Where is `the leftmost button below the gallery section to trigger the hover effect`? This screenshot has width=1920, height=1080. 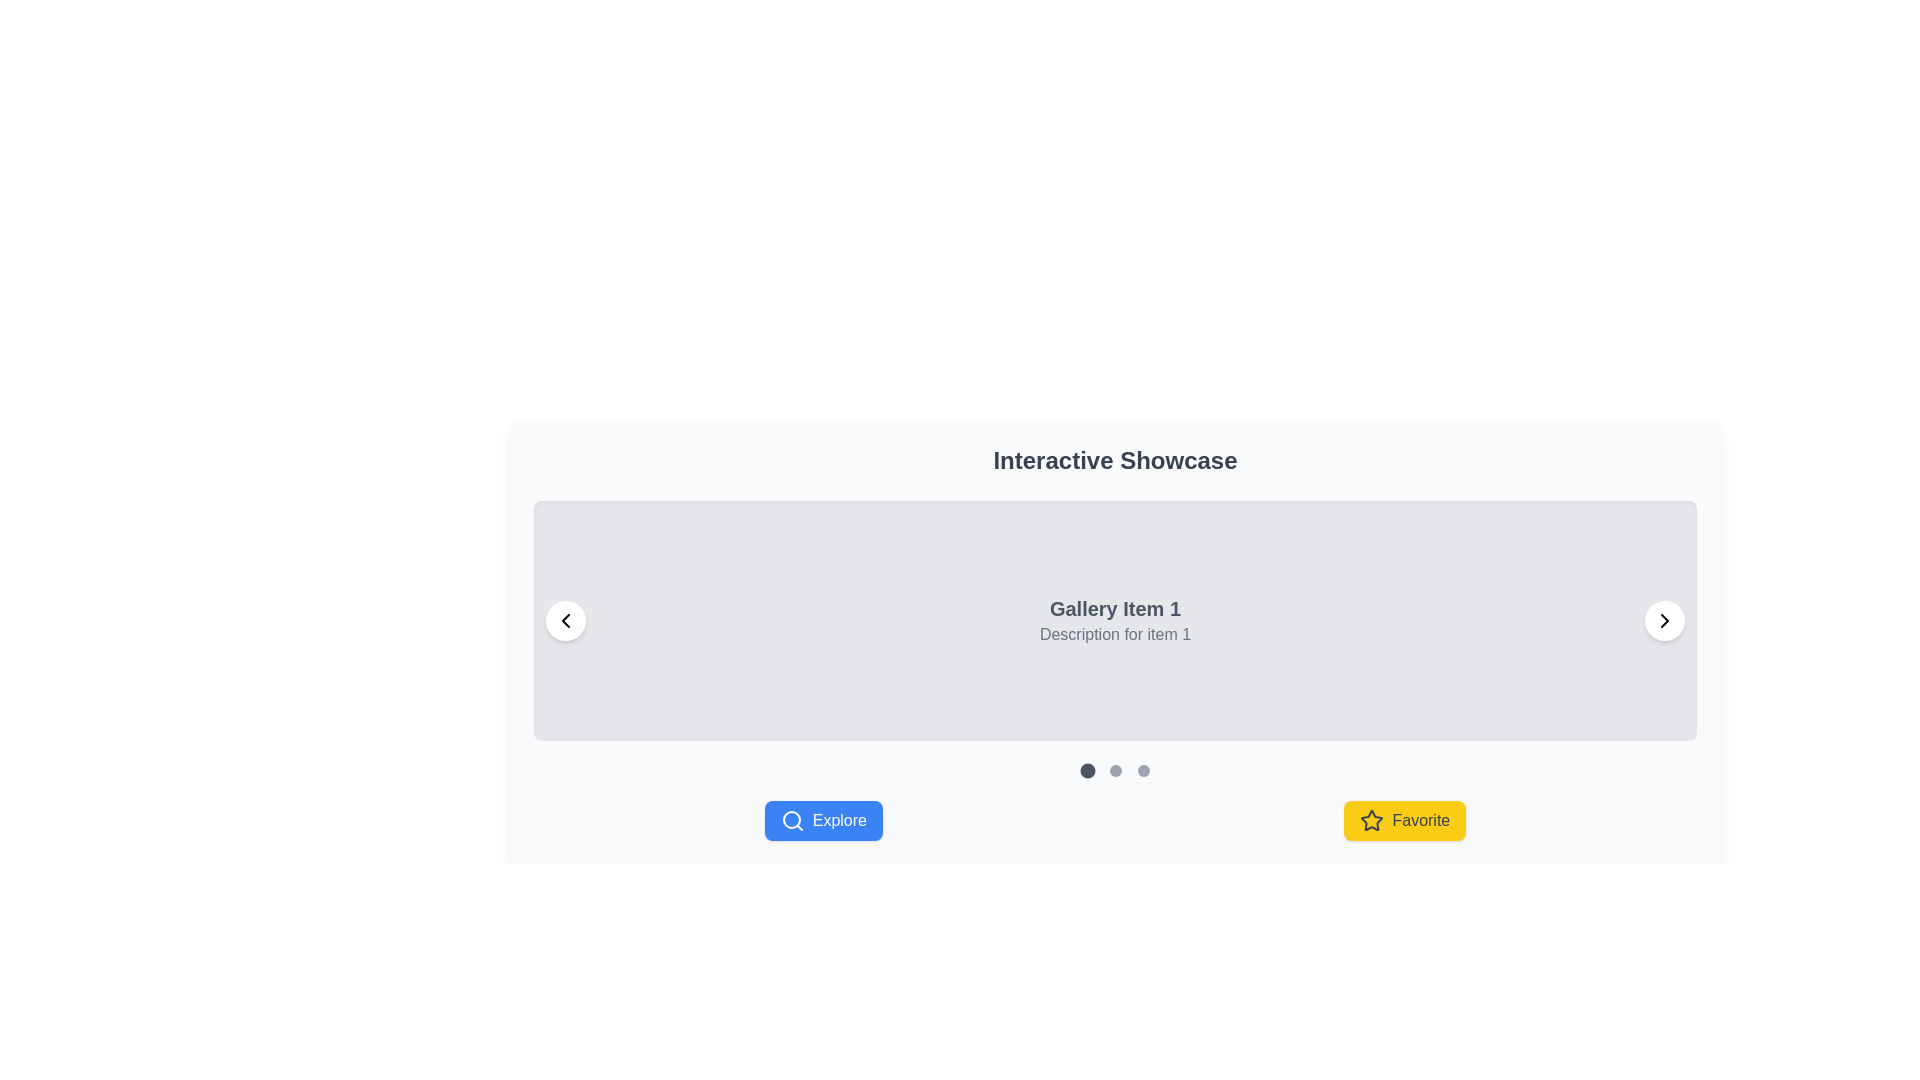 the leftmost button below the gallery section to trigger the hover effect is located at coordinates (823, 821).